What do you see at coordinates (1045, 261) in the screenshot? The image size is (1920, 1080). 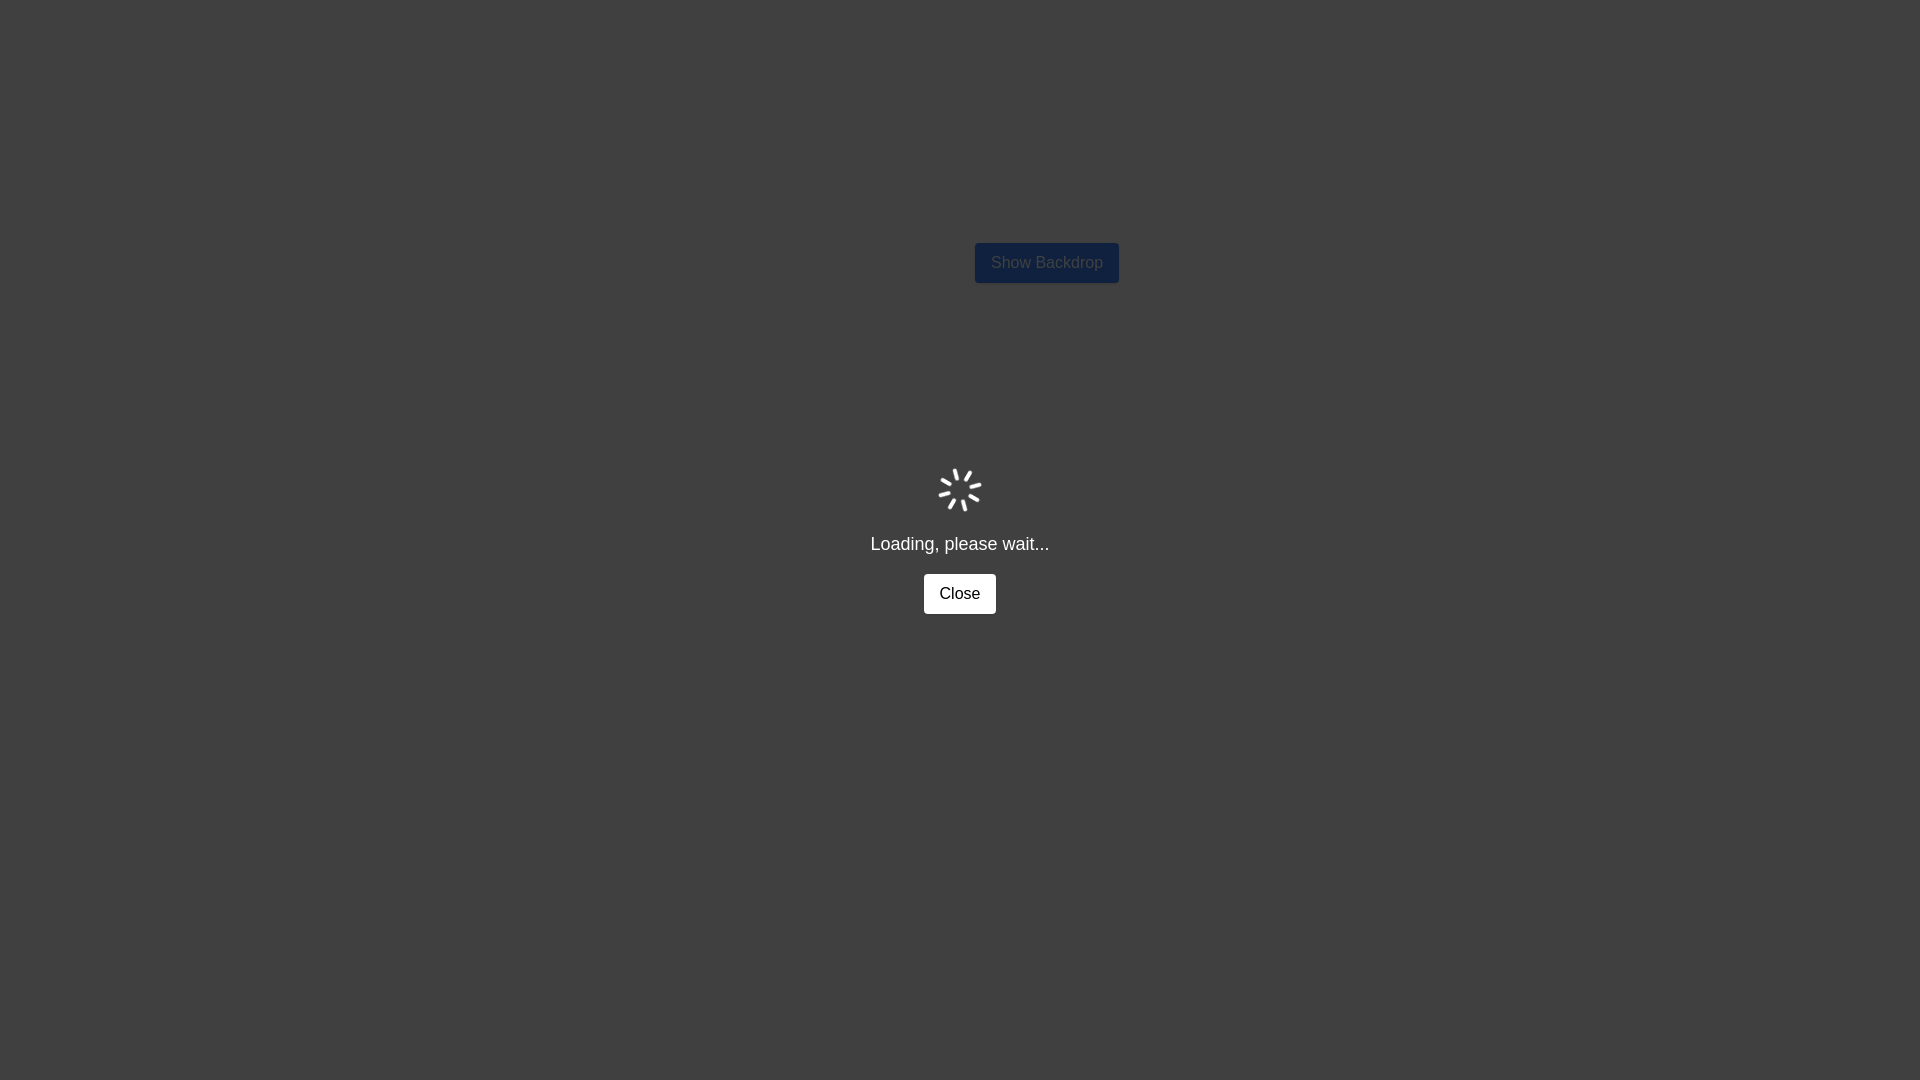 I see `the backdrop overlay toggle button located at the top portion of the dialog, centered horizontally above the loading spinner and 'Close' button` at bounding box center [1045, 261].